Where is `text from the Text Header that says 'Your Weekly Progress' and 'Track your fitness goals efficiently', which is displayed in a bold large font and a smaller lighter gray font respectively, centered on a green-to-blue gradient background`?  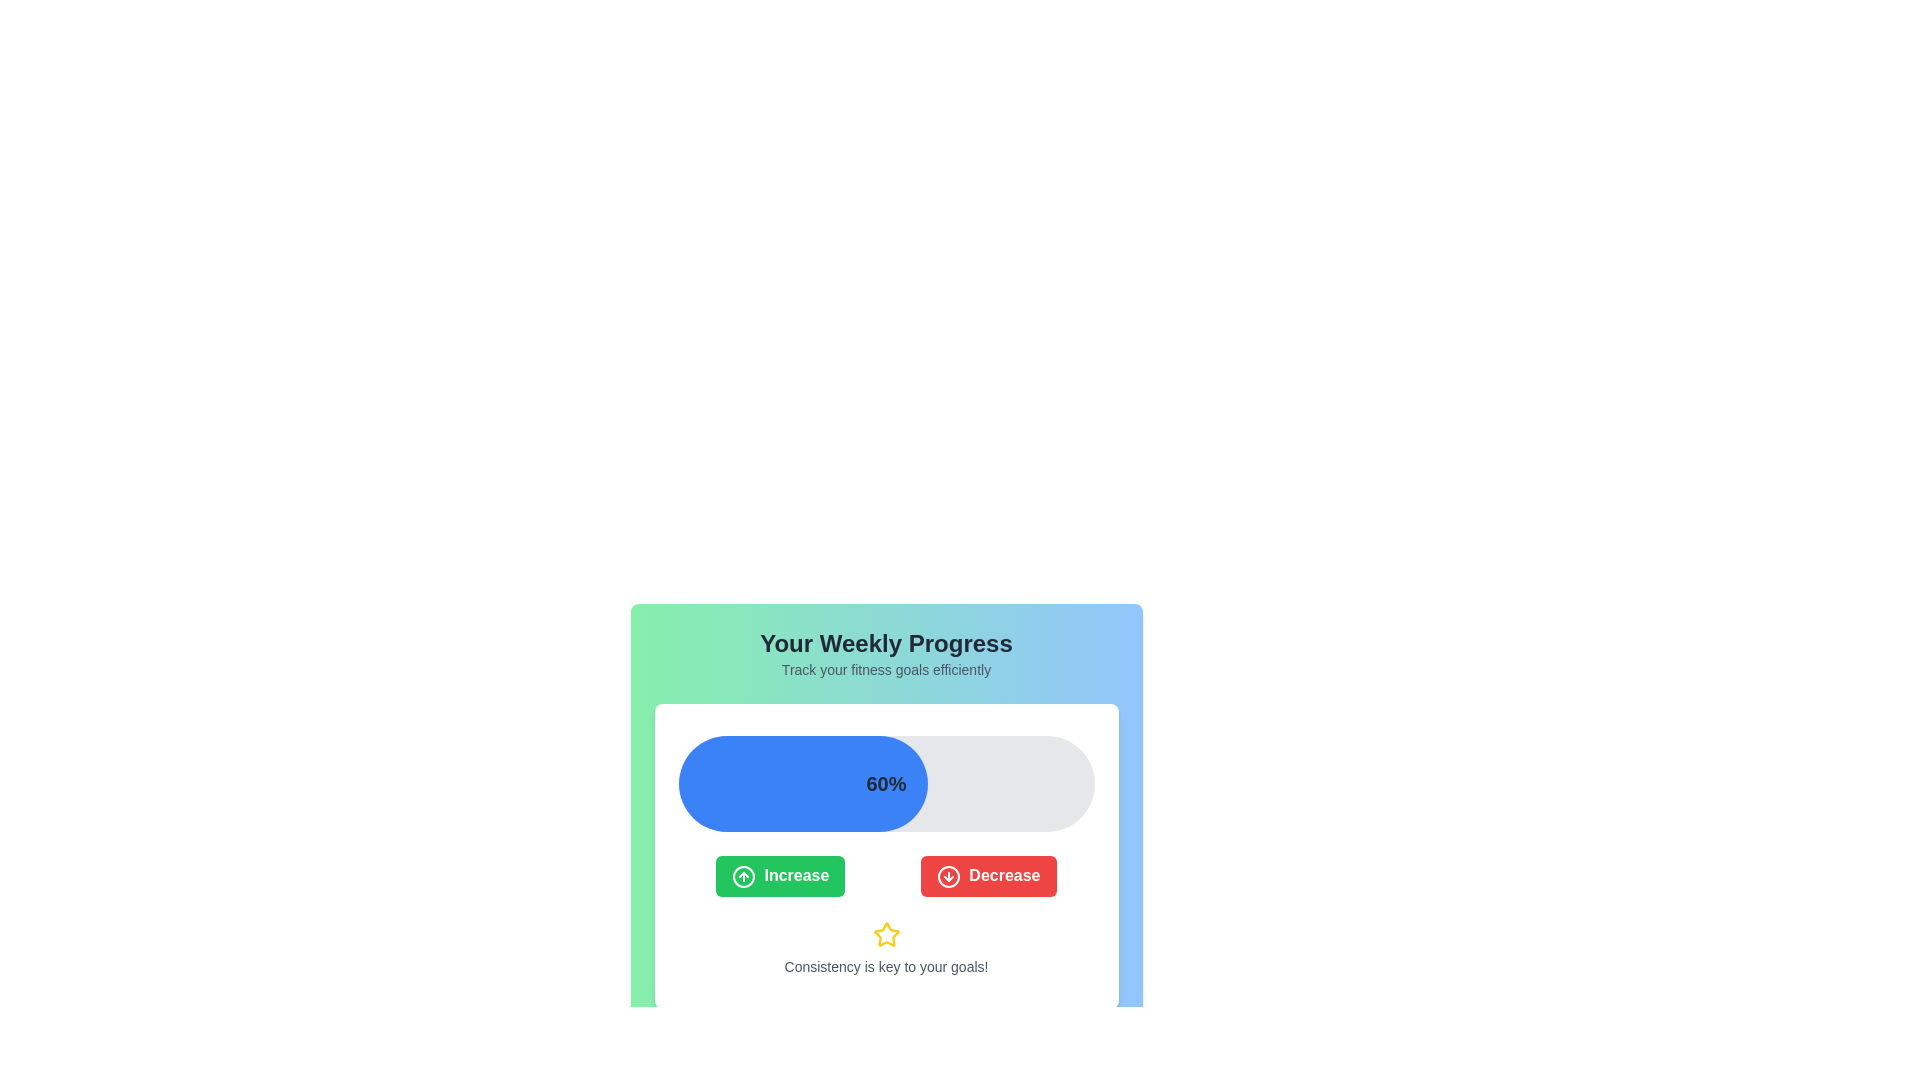
text from the Text Header that says 'Your Weekly Progress' and 'Track your fitness goals efficiently', which is displayed in a bold large font and a smaller lighter gray font respectively, centered on a green-to-blue gradient background is located at coordinates (885, 654).